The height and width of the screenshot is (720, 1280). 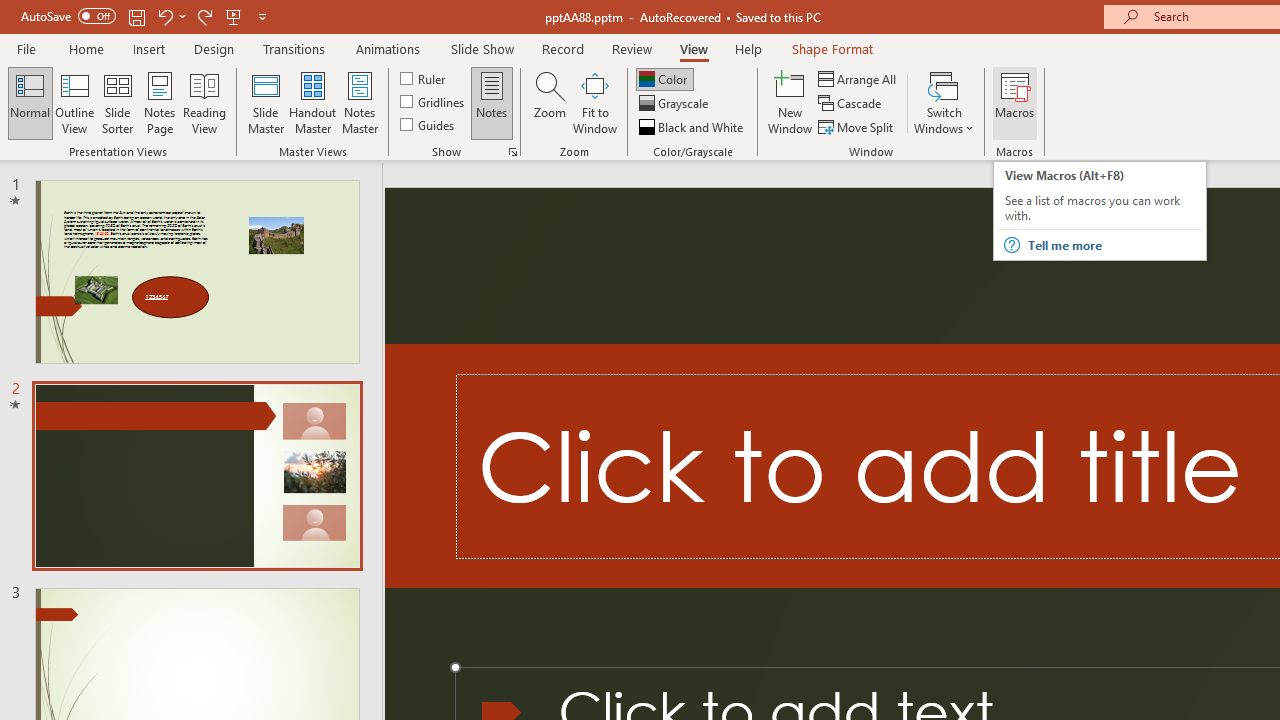 I want to click on 'Outline View', so click(x=74, y=103).